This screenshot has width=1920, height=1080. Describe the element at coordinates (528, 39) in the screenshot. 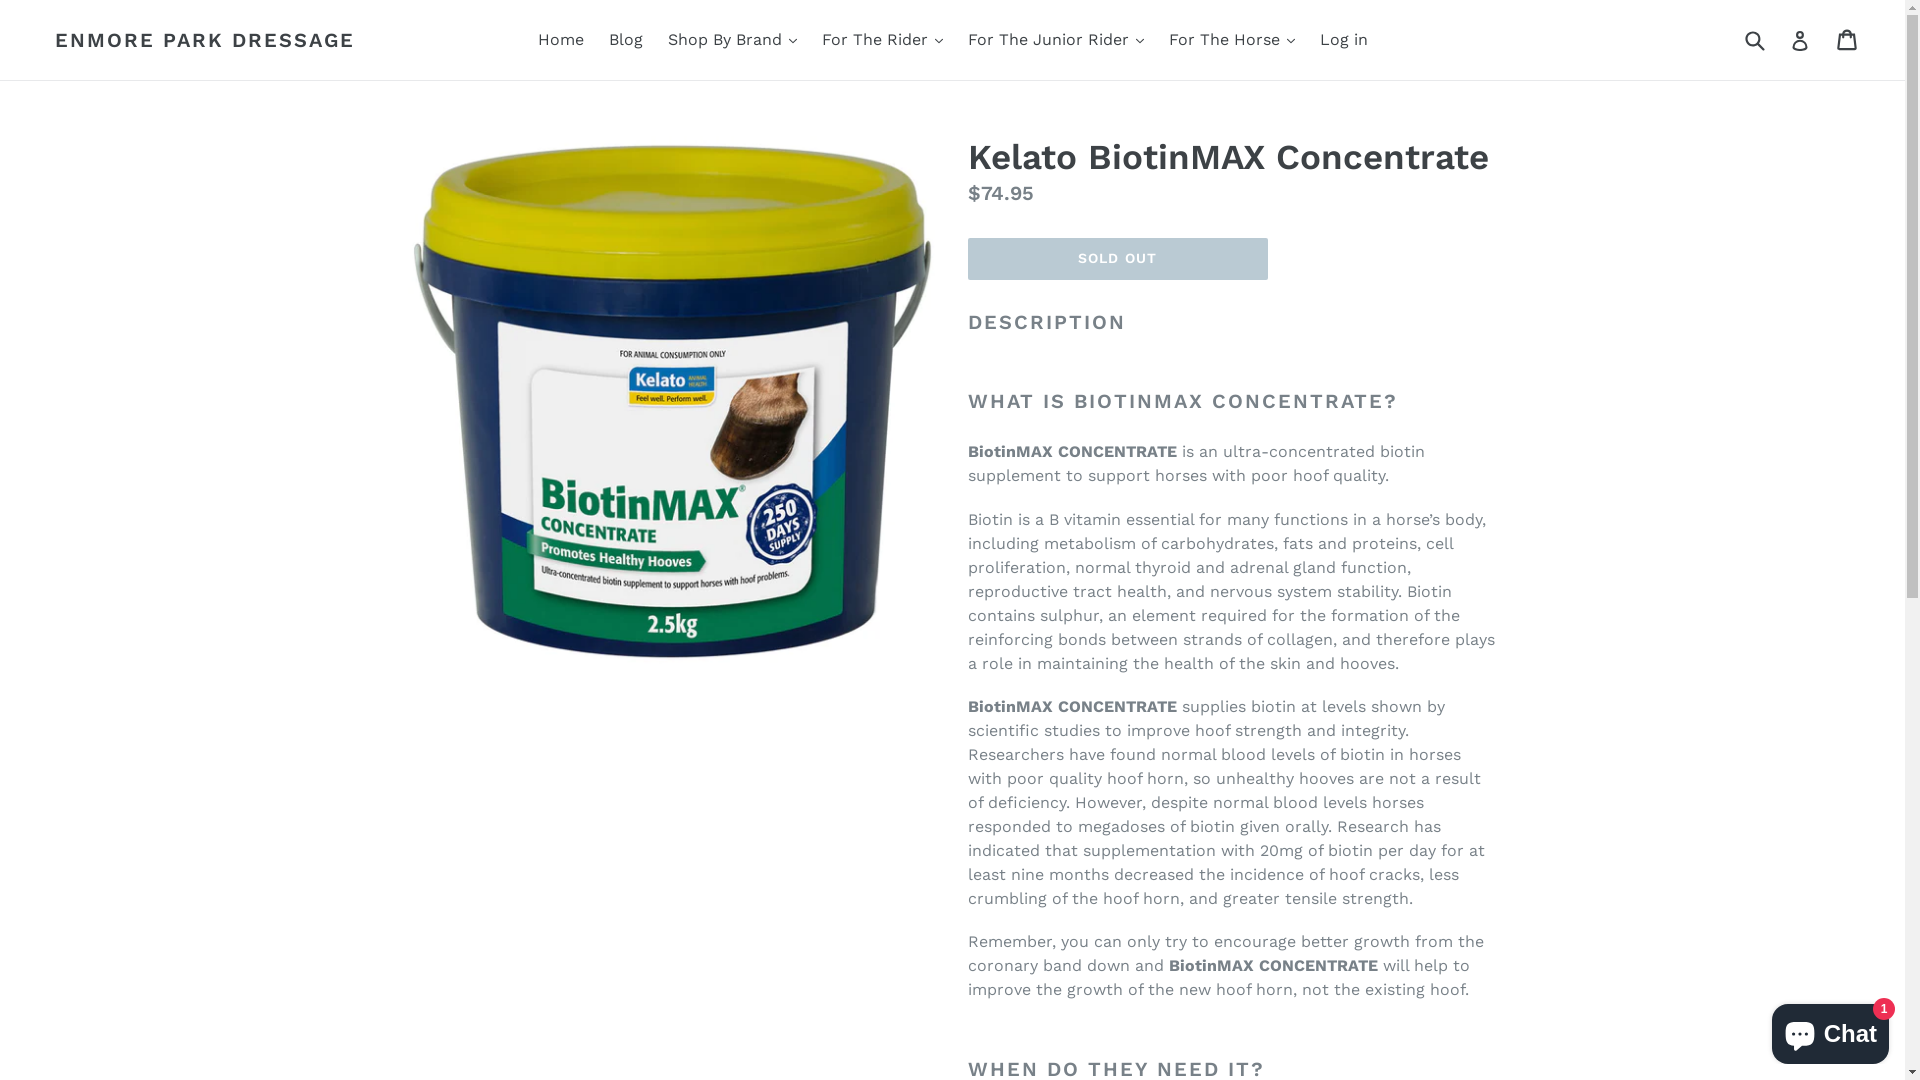

I see `'Home'` at that location.